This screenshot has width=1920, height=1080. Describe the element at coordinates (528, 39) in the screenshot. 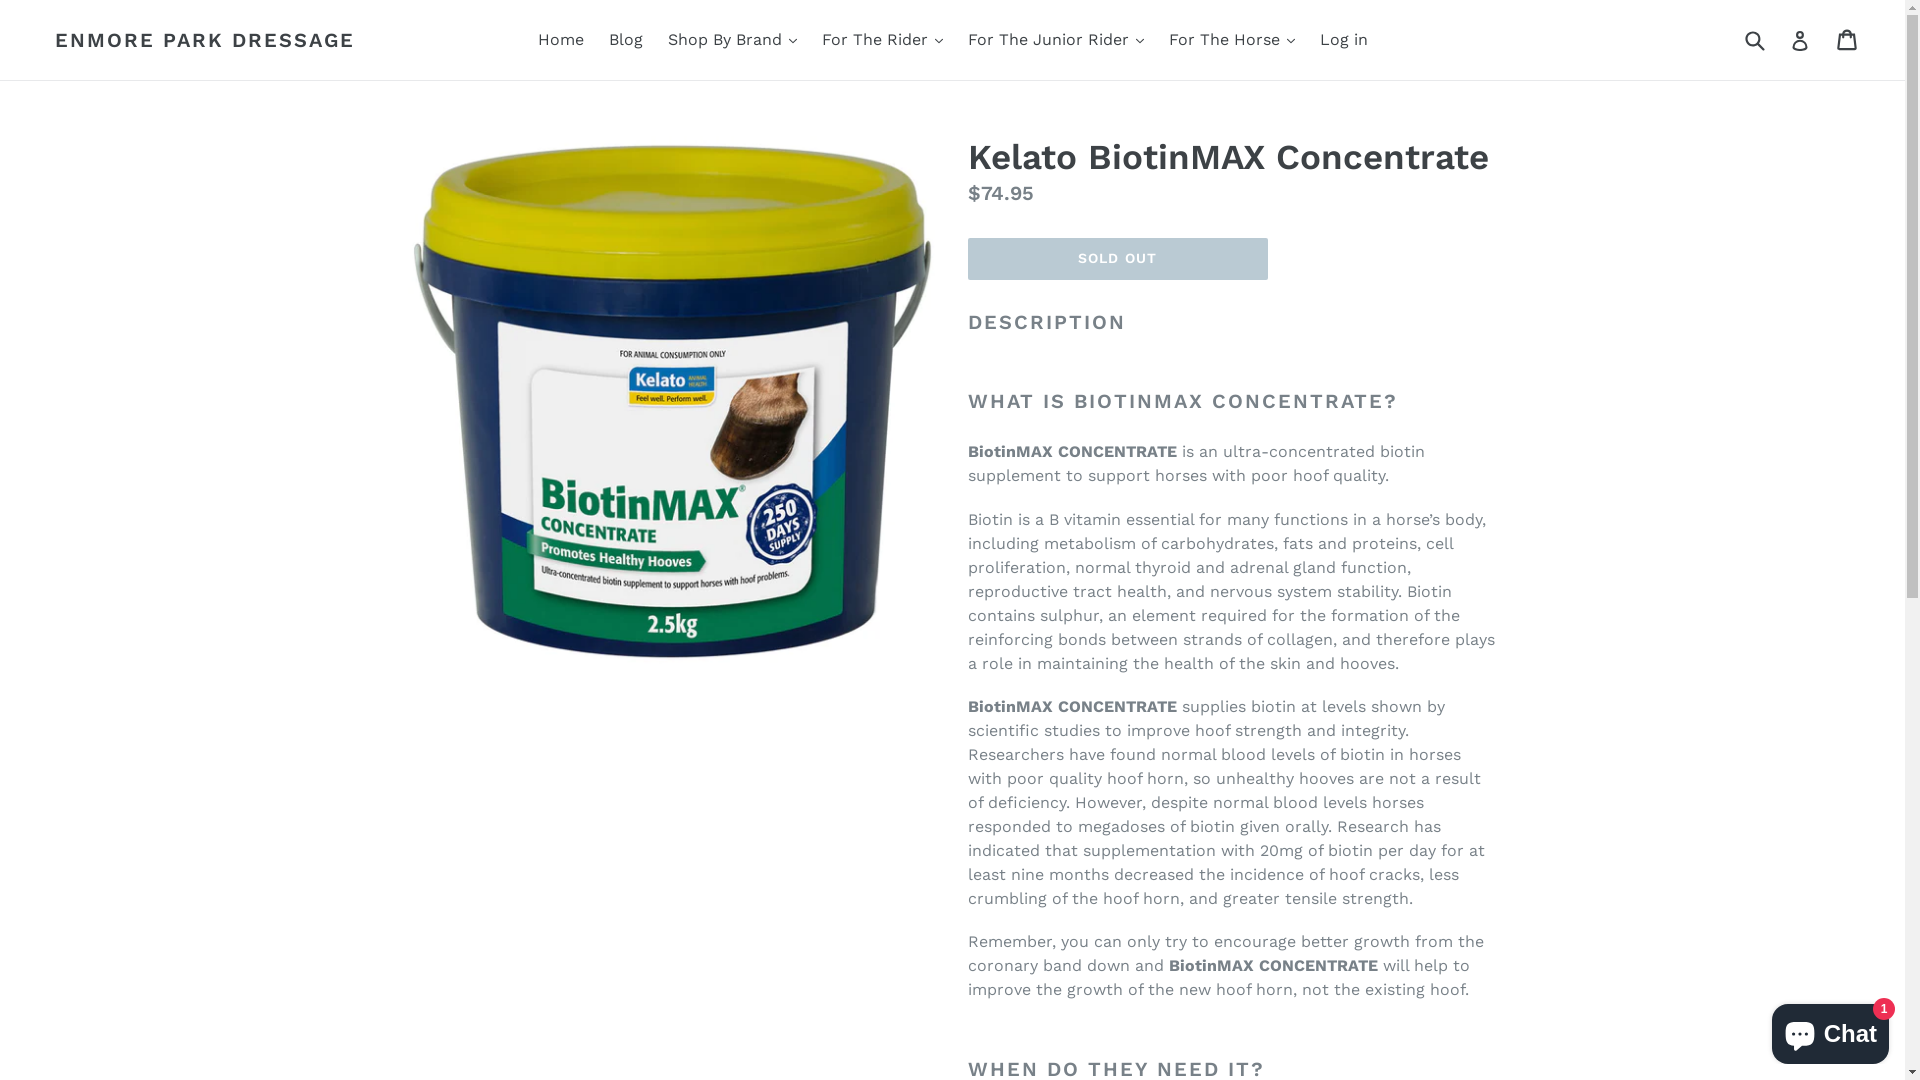

I see `'Home'` at that location.